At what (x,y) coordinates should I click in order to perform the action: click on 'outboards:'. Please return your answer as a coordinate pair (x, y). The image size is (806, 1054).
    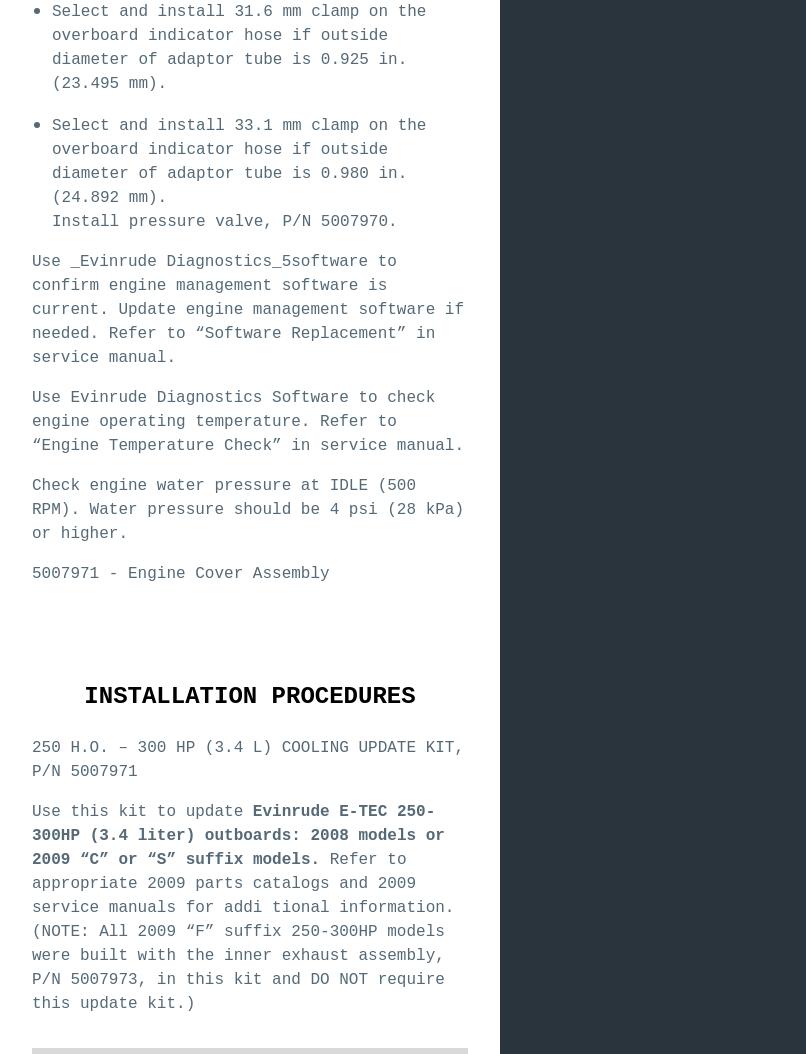
    Looking at the image, I should click on (251, 835).